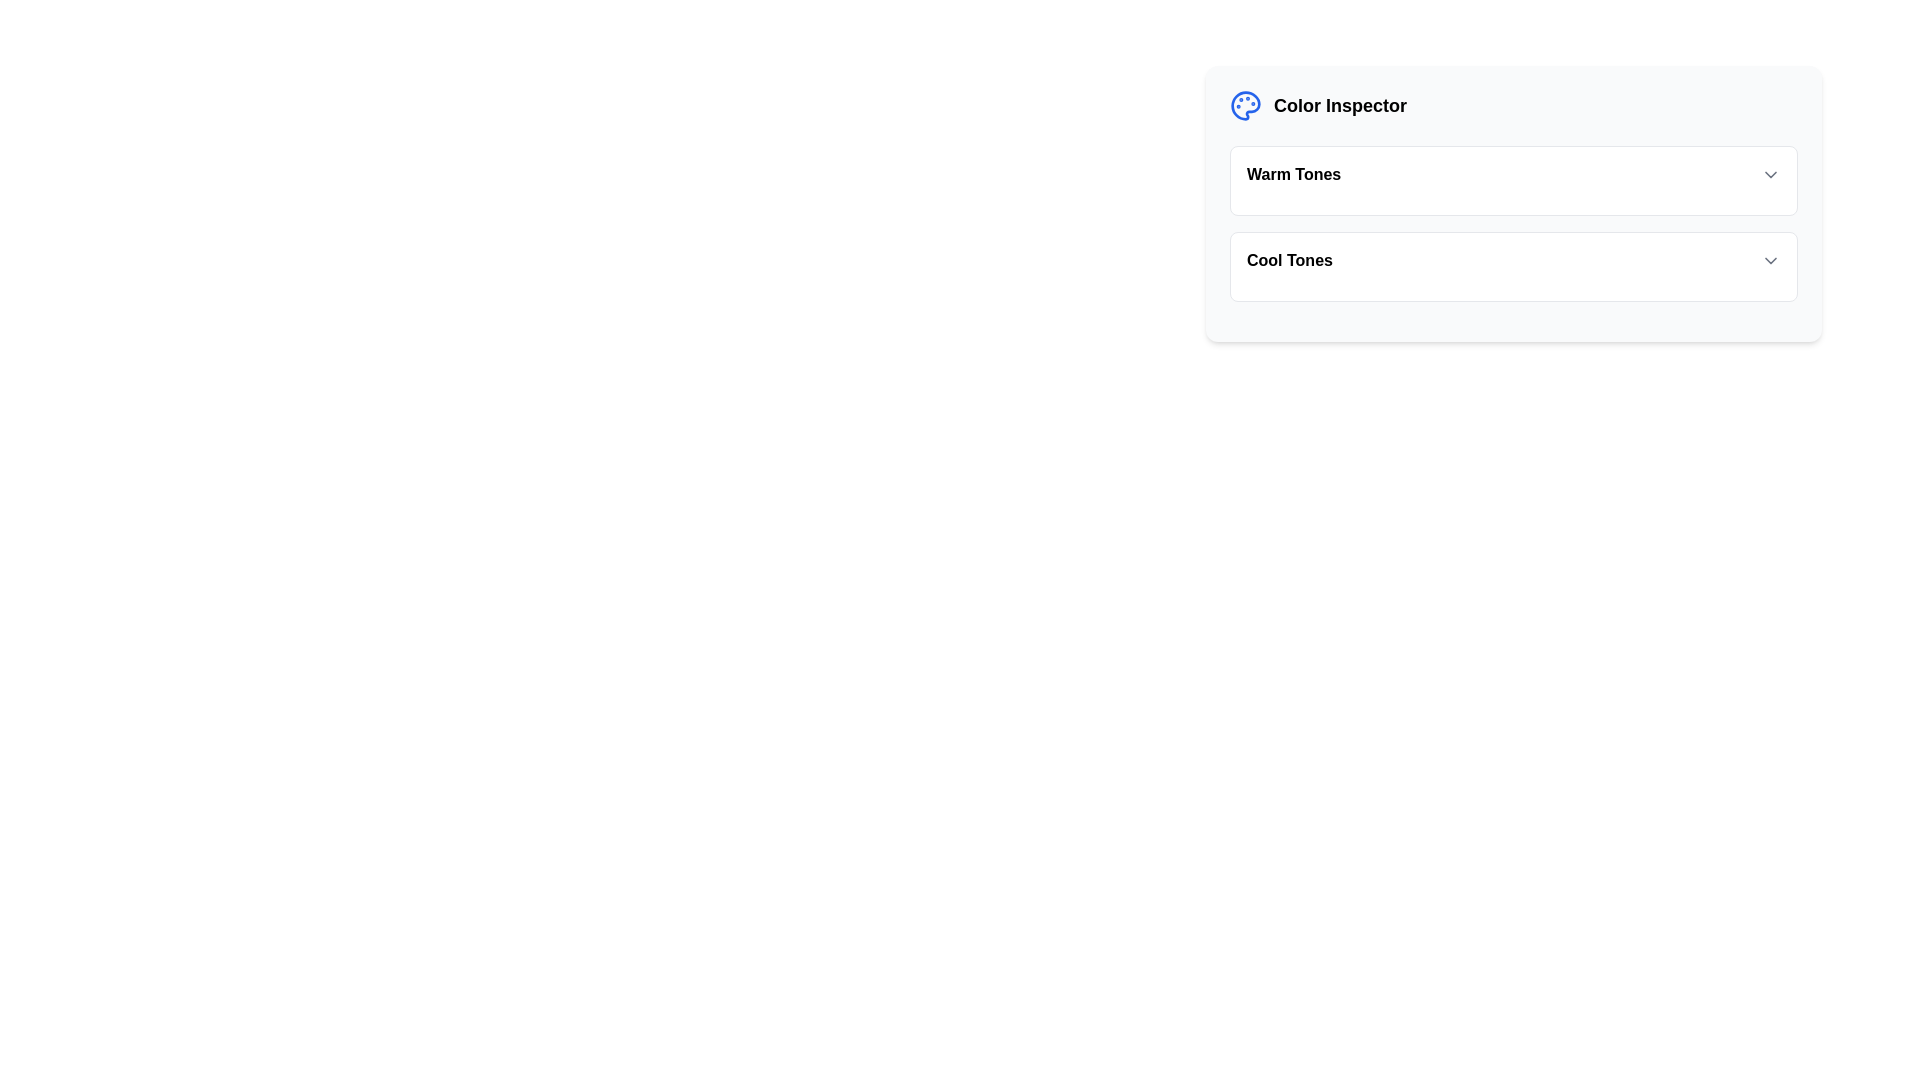  What do you see at coordinates (1513, 213) in the screenshot?
I see `the dropdown menus labeled 'Warm Tones' and 'Cool Tones' on the 'Color Inspector' panel, which is a white rectangular panel with rounded corners located in the top-right portion of the interface` at bounding box center [1513, 213].